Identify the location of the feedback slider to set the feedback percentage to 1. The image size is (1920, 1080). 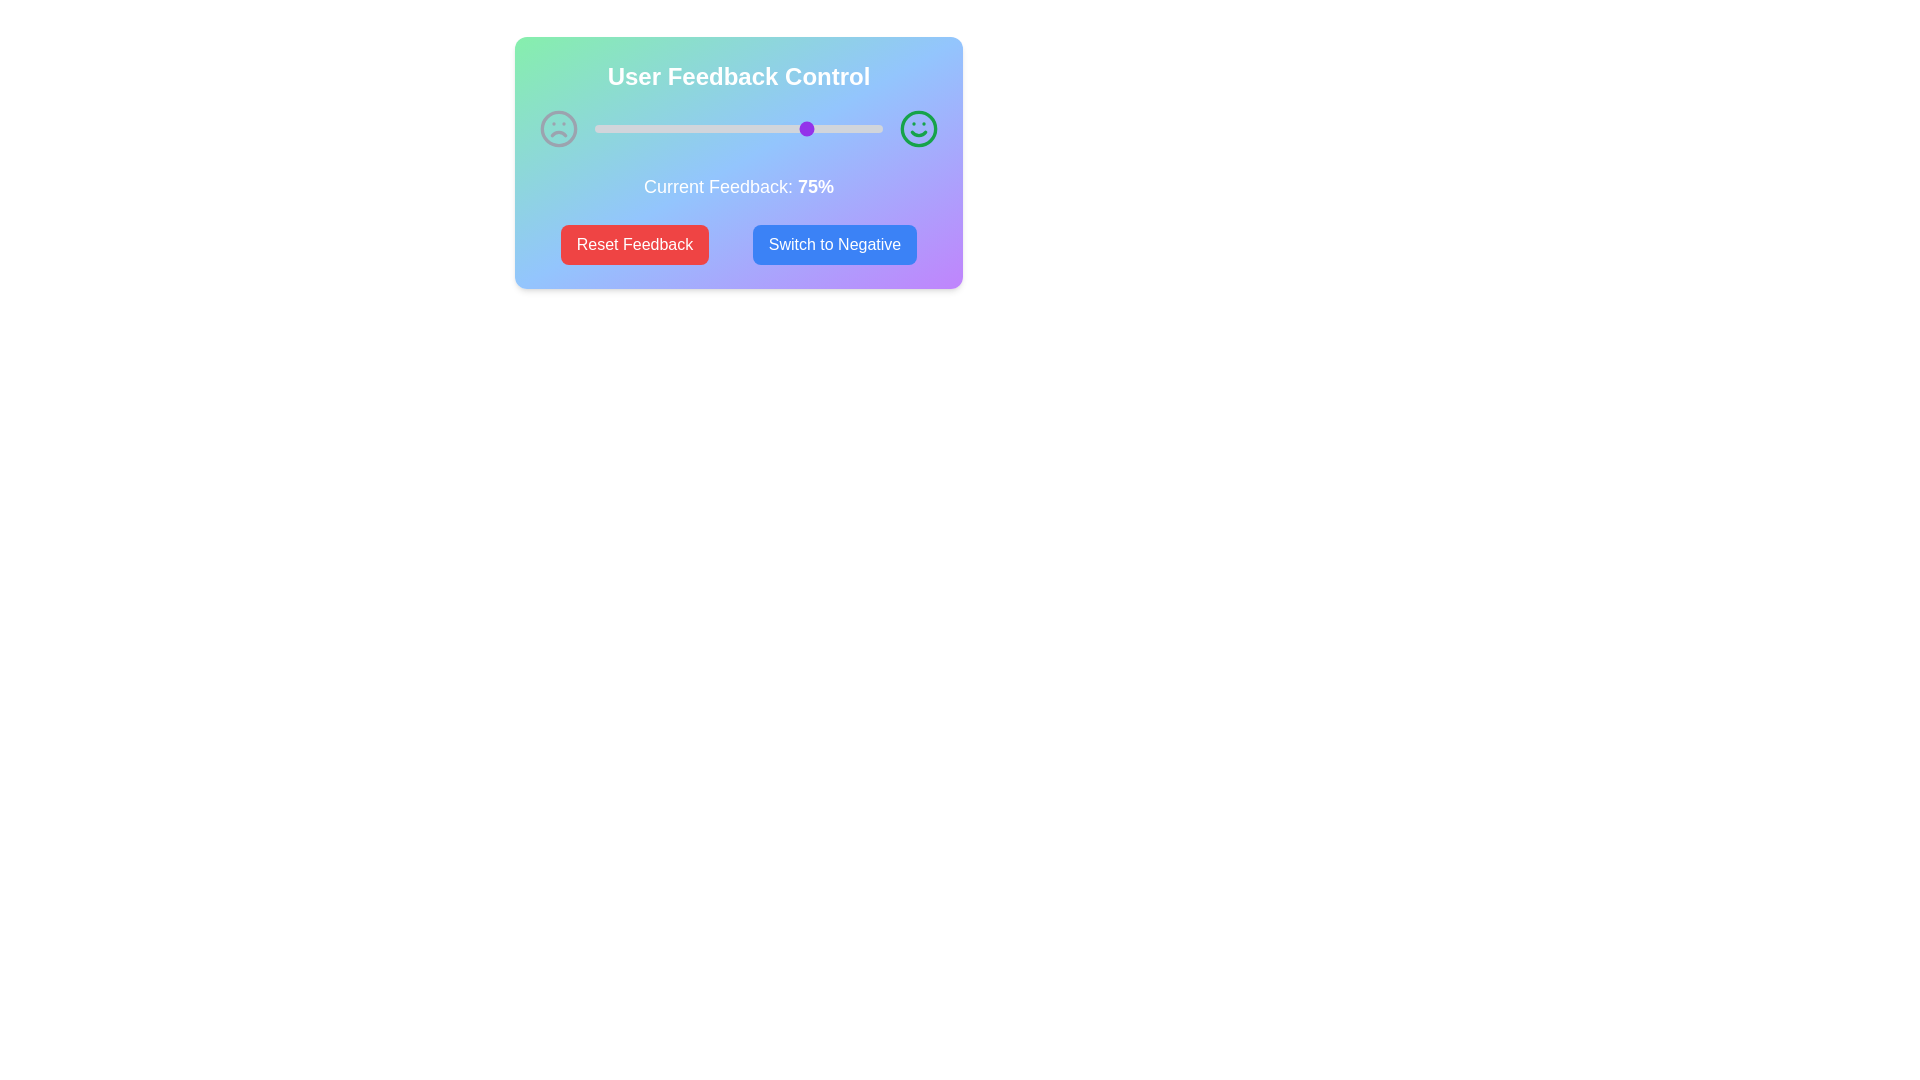
(596, 128).